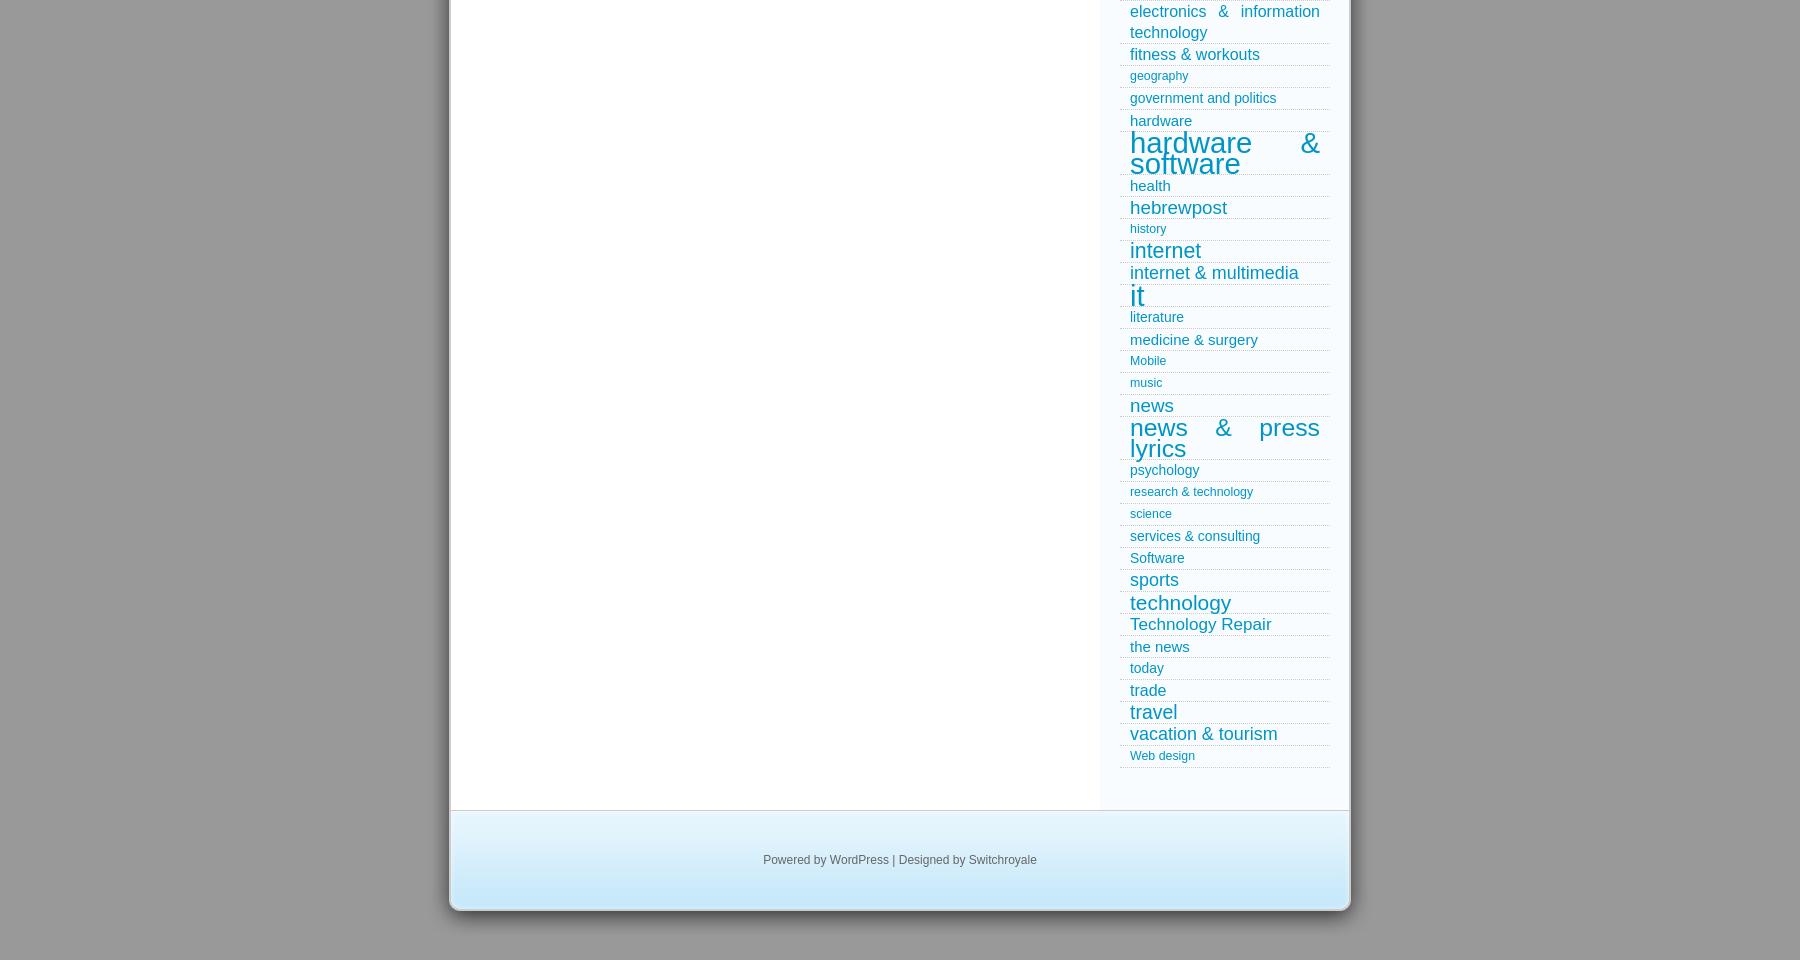  I want to click on 'science', so click(1149, 512).